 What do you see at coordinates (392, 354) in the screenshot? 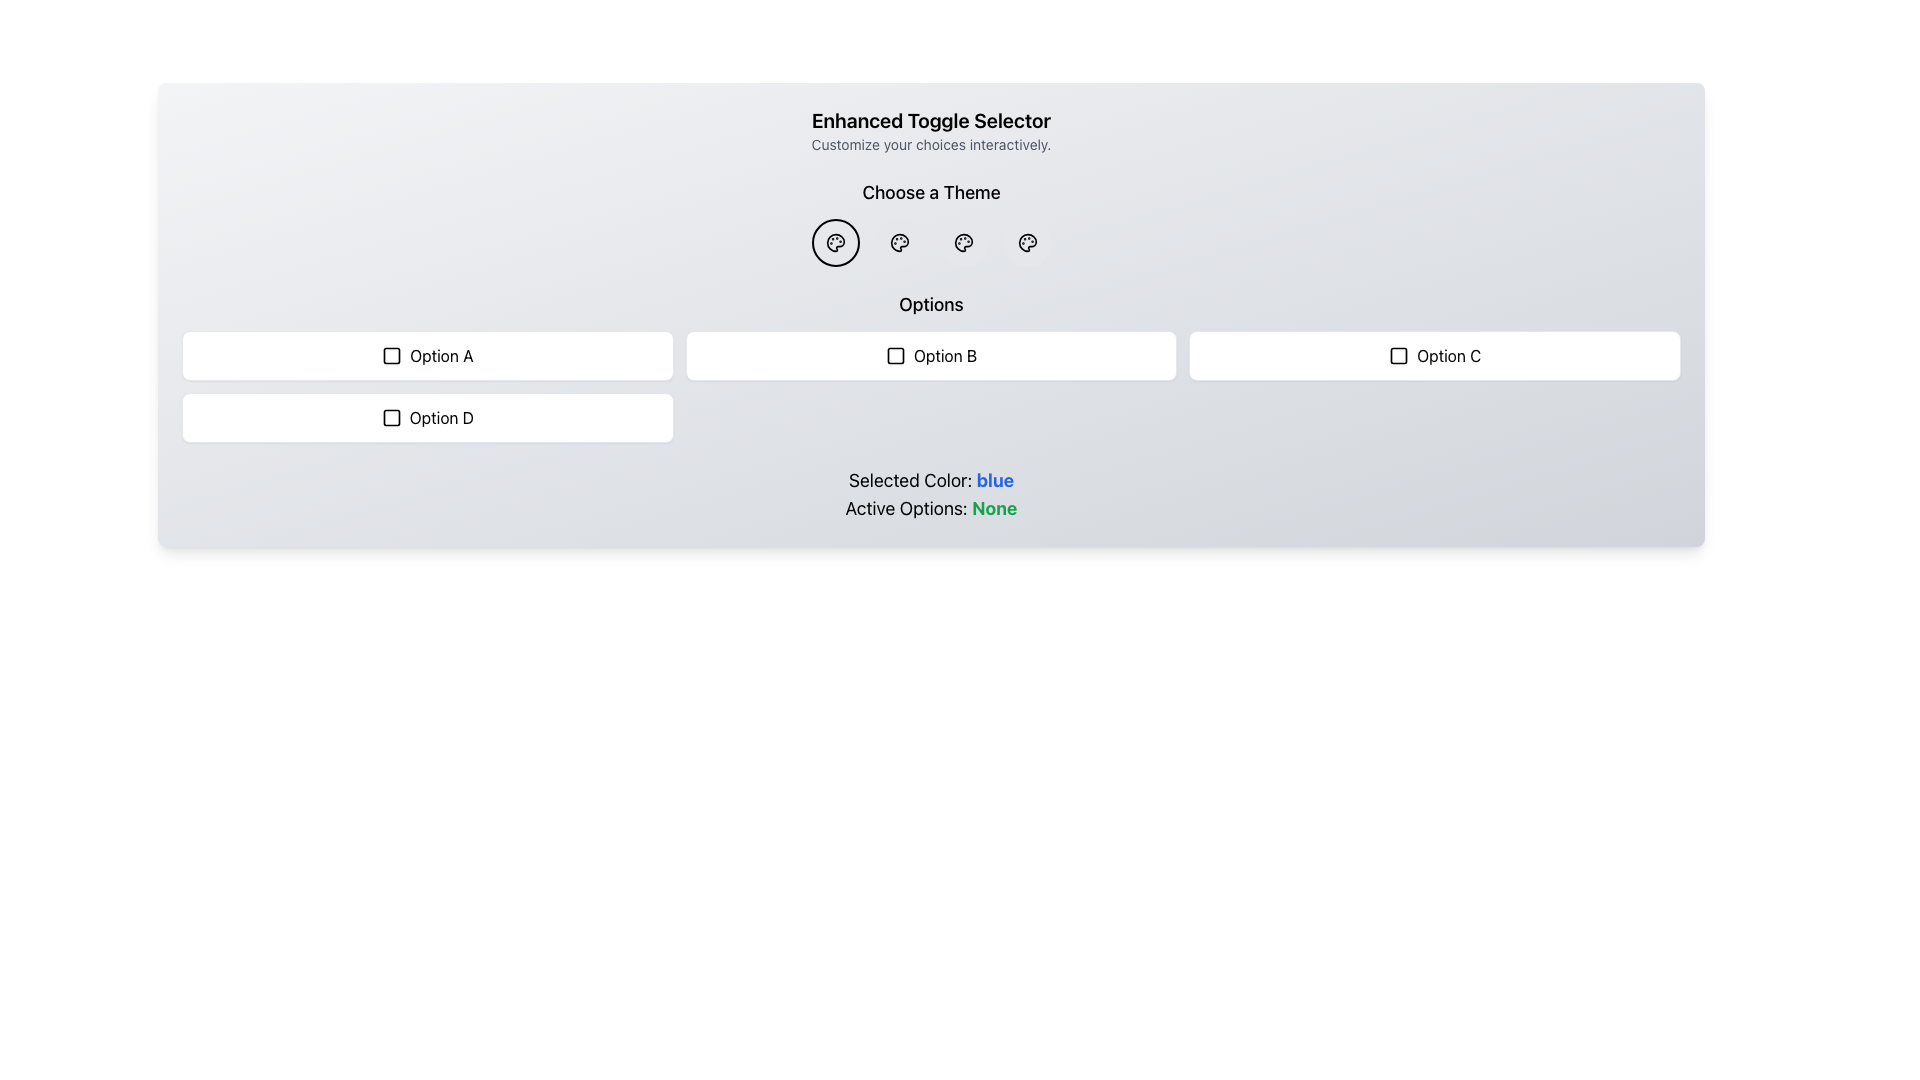
I see `the selectable toggle indicator for 'Option A', which is located to the left of the label text` at bounding box center [392, 354].